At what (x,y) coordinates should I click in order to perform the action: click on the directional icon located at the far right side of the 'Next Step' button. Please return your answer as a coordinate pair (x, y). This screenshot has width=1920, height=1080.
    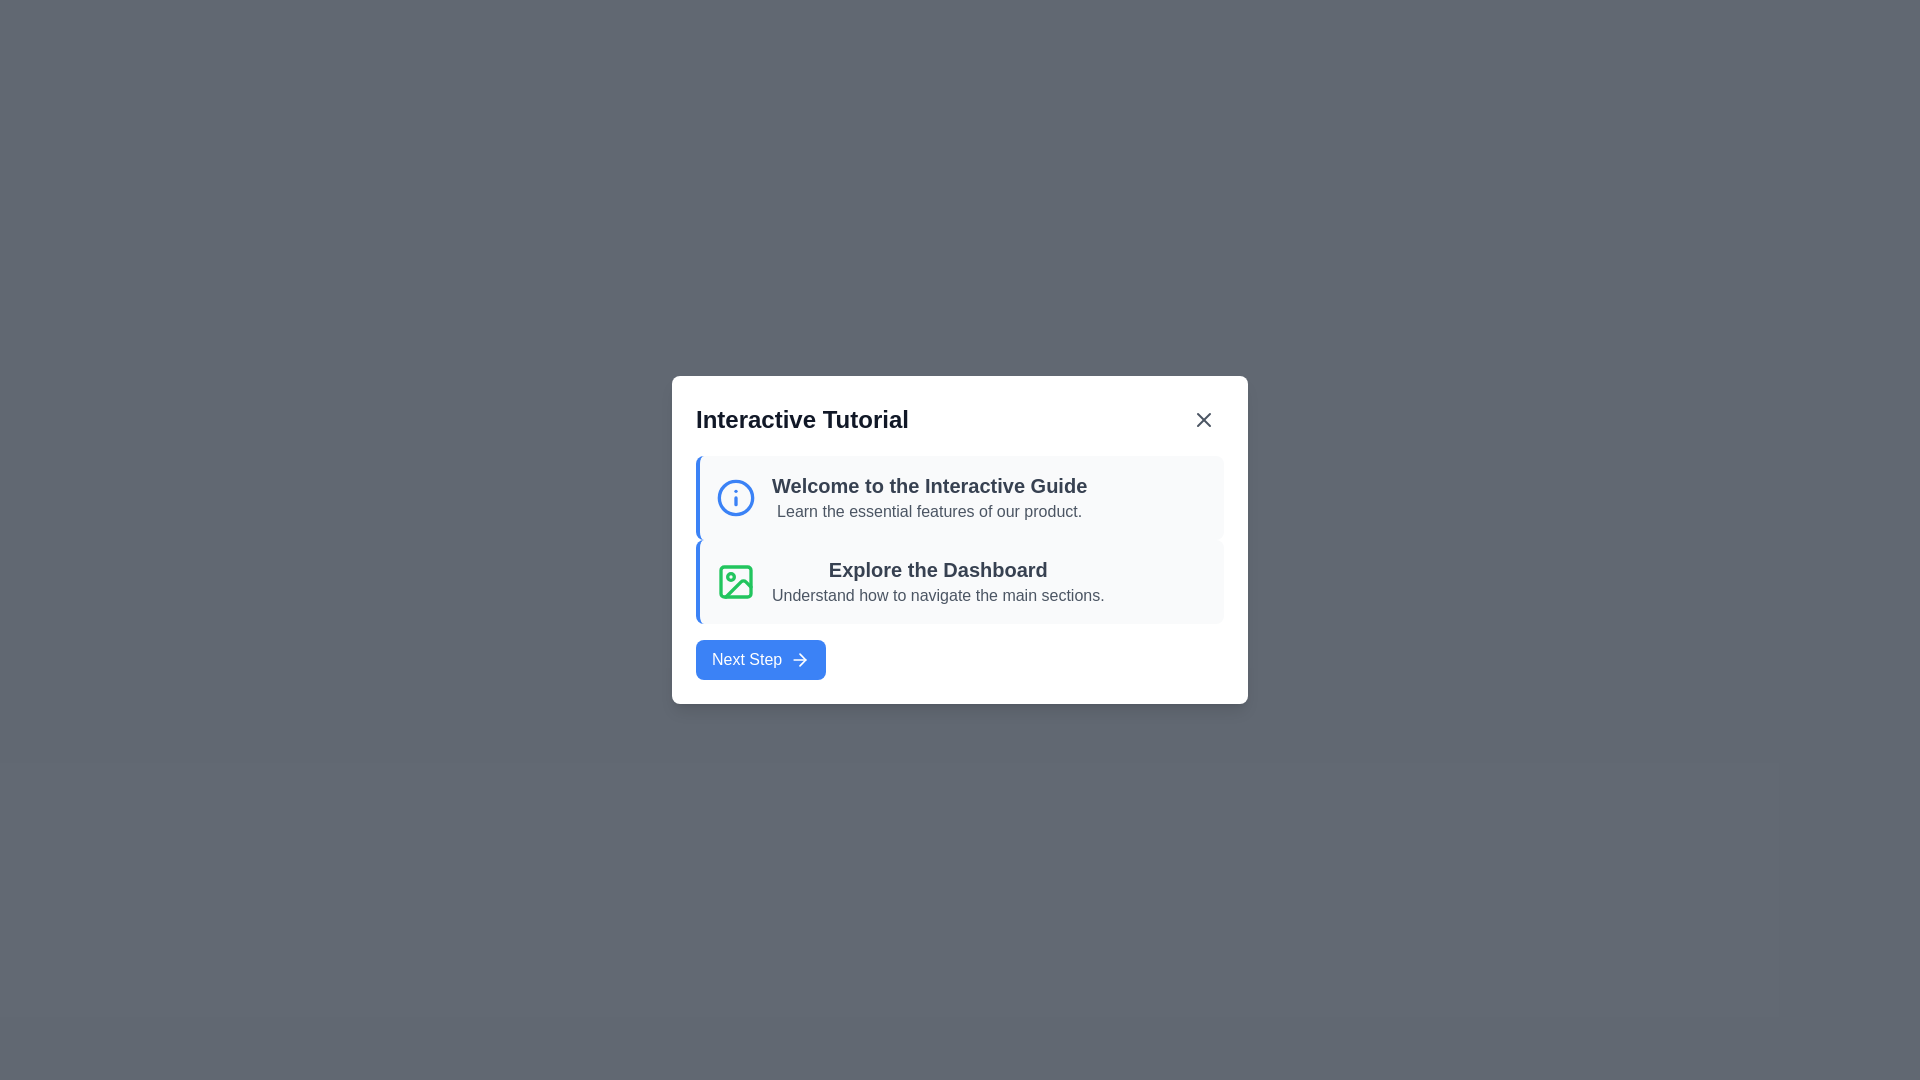
    Looking at the image, I should click on (800, 659).